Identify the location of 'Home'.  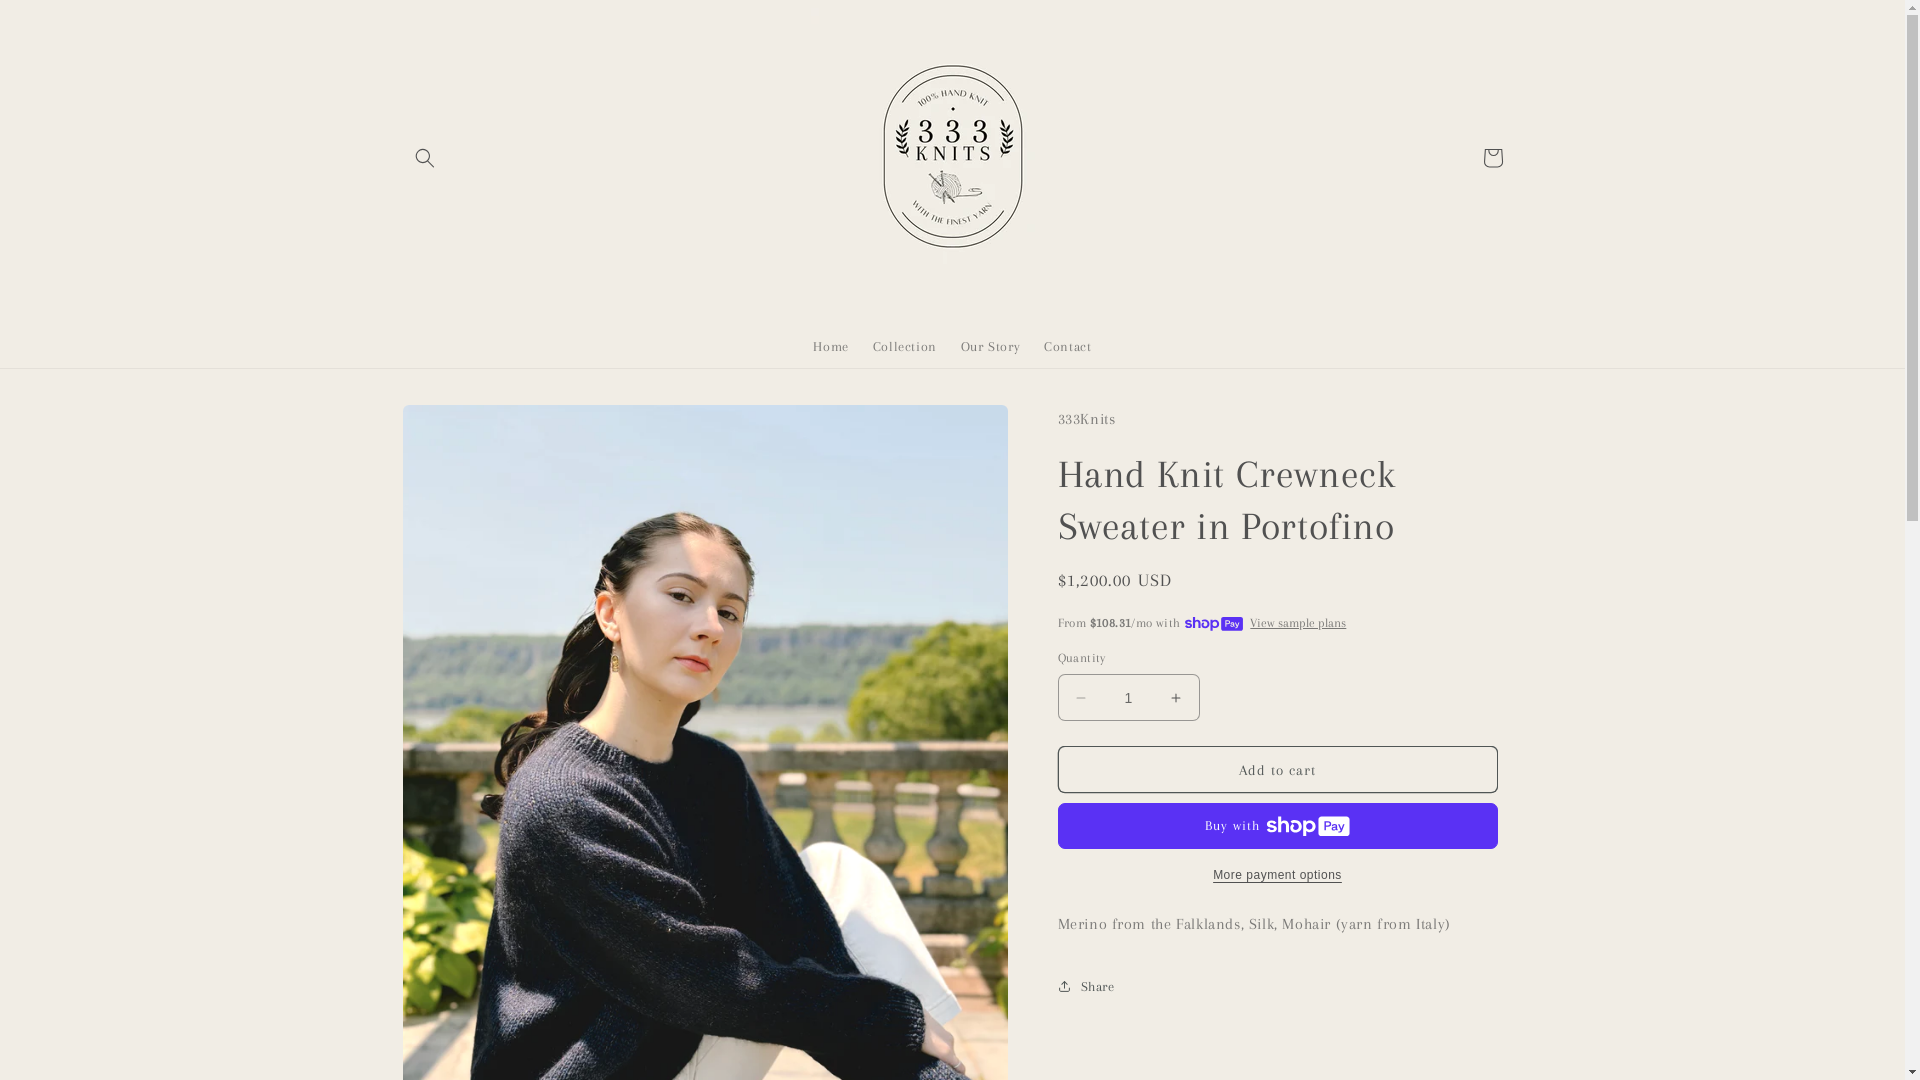
(830, 346).